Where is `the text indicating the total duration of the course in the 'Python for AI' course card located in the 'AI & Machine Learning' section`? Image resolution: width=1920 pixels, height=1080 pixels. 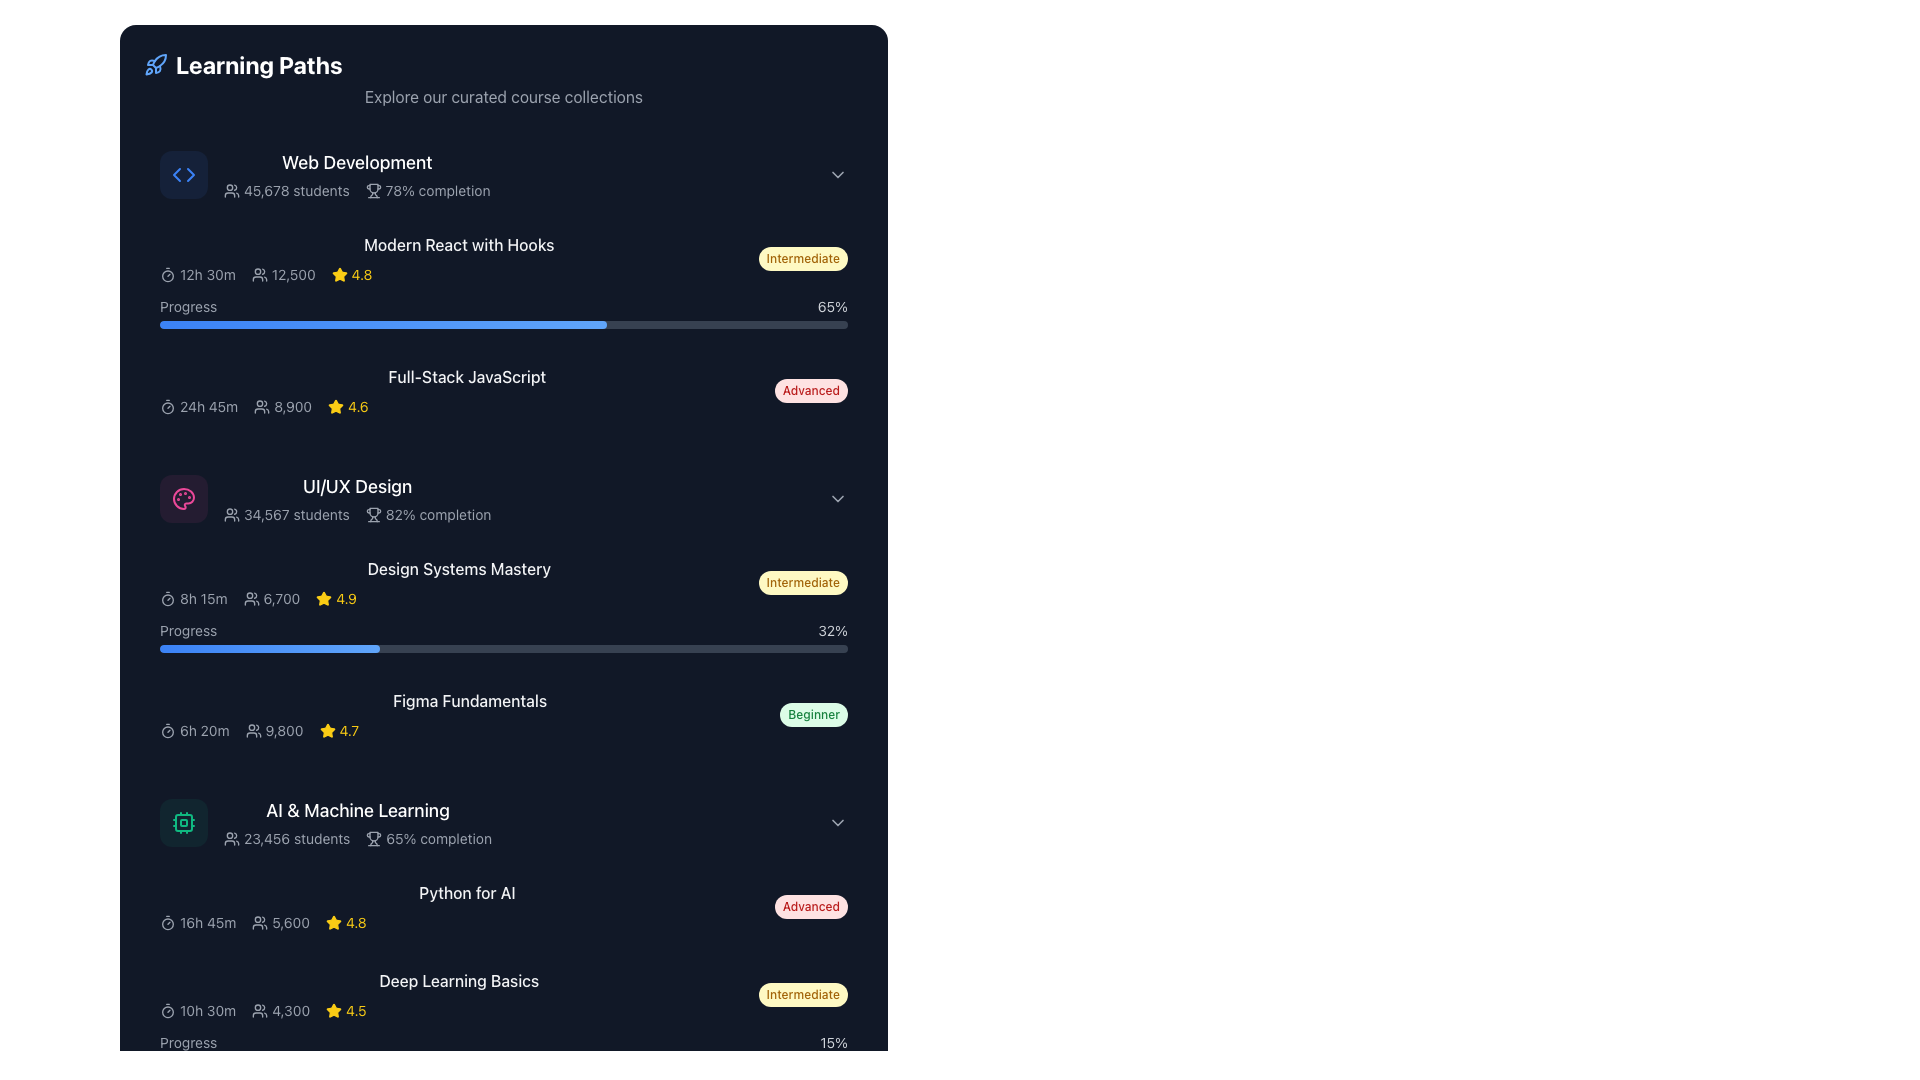 the text indicating the total duration of the course in the 'Python for AI' course card located in the 'AI & Machine Learning' section is located at coordinates (198, 922).